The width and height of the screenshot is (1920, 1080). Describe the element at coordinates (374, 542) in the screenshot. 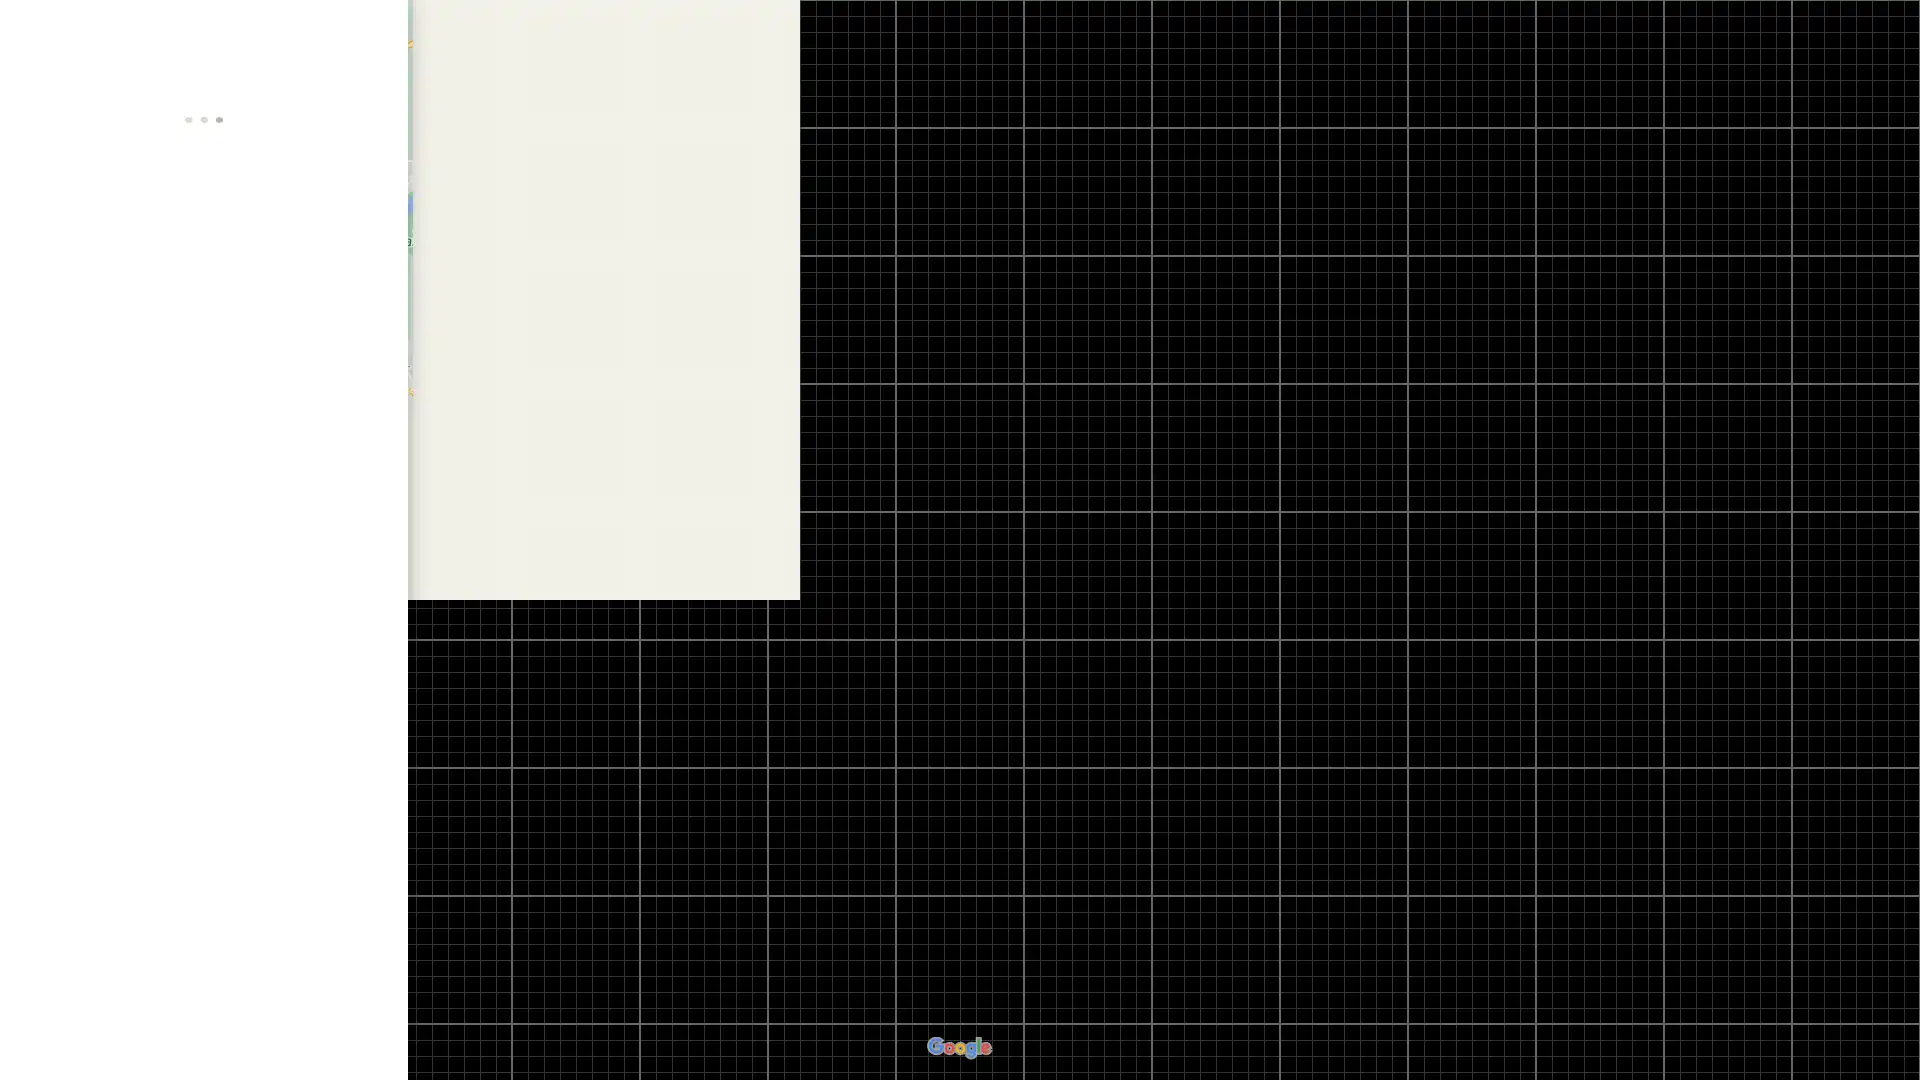

I see `Copy website` at that location.